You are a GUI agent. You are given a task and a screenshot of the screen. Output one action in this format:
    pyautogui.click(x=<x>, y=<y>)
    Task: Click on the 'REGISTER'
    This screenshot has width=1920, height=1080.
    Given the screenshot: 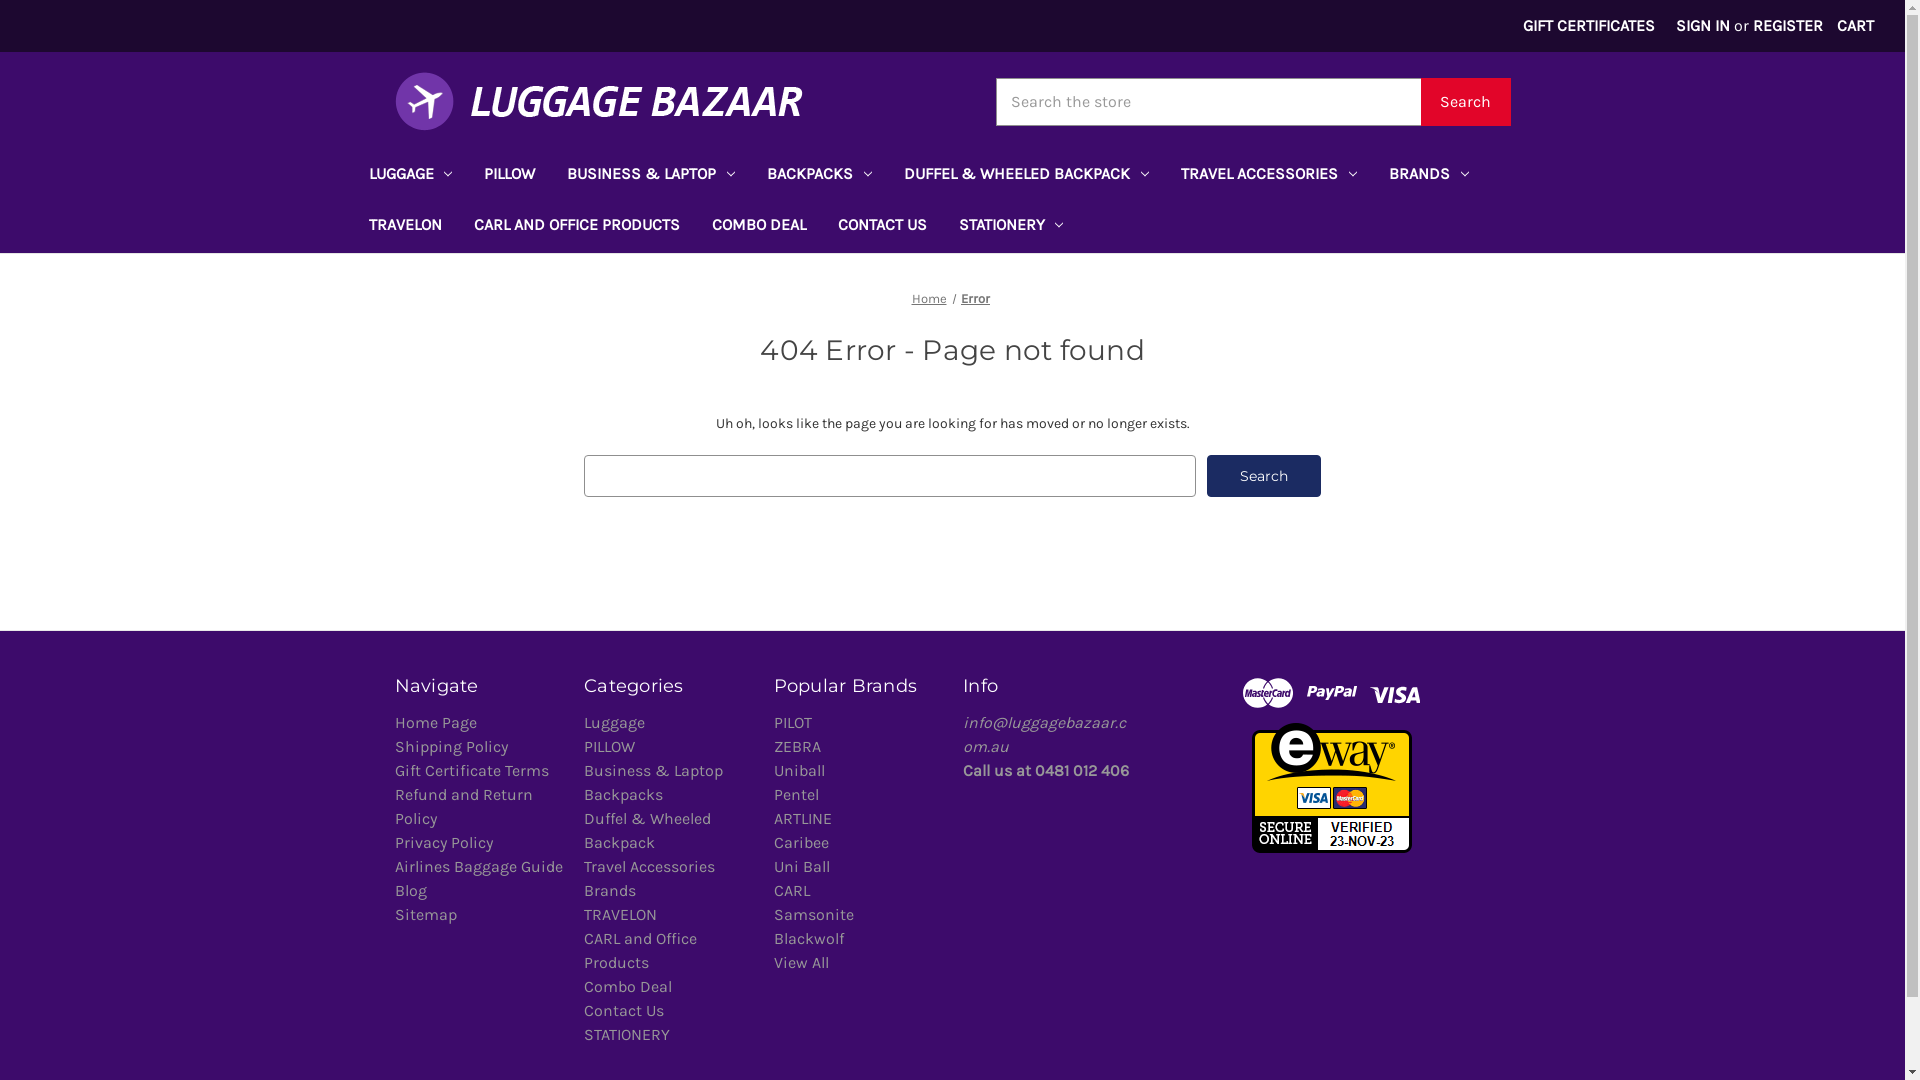 What is the action you would take?
    pyautogui.click(x=1787, y=26)
    